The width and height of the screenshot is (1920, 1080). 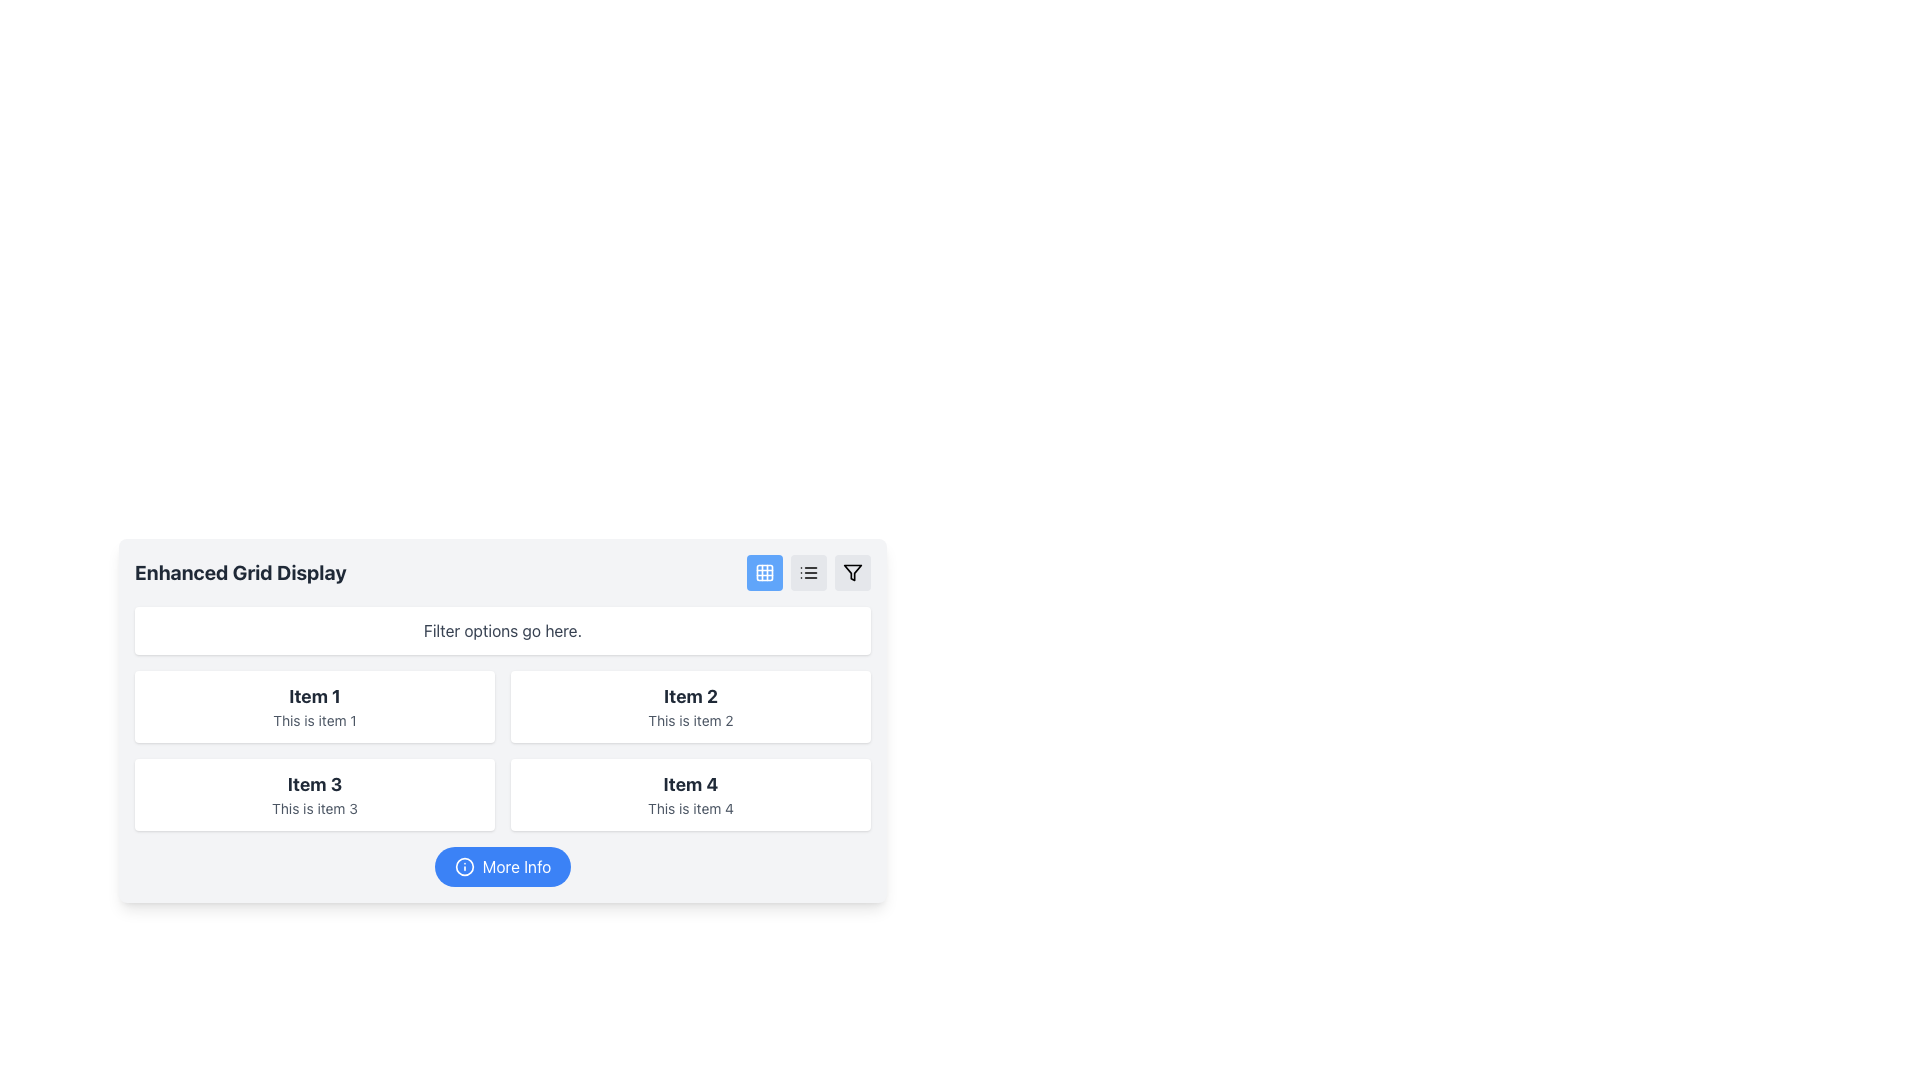 What do you see at coordinates (463, 866) in the screenshot?
I see `the circle element within the 'More Info' button in the SVG graphic at the bottom of the interface` at bounding box center [463, 866].